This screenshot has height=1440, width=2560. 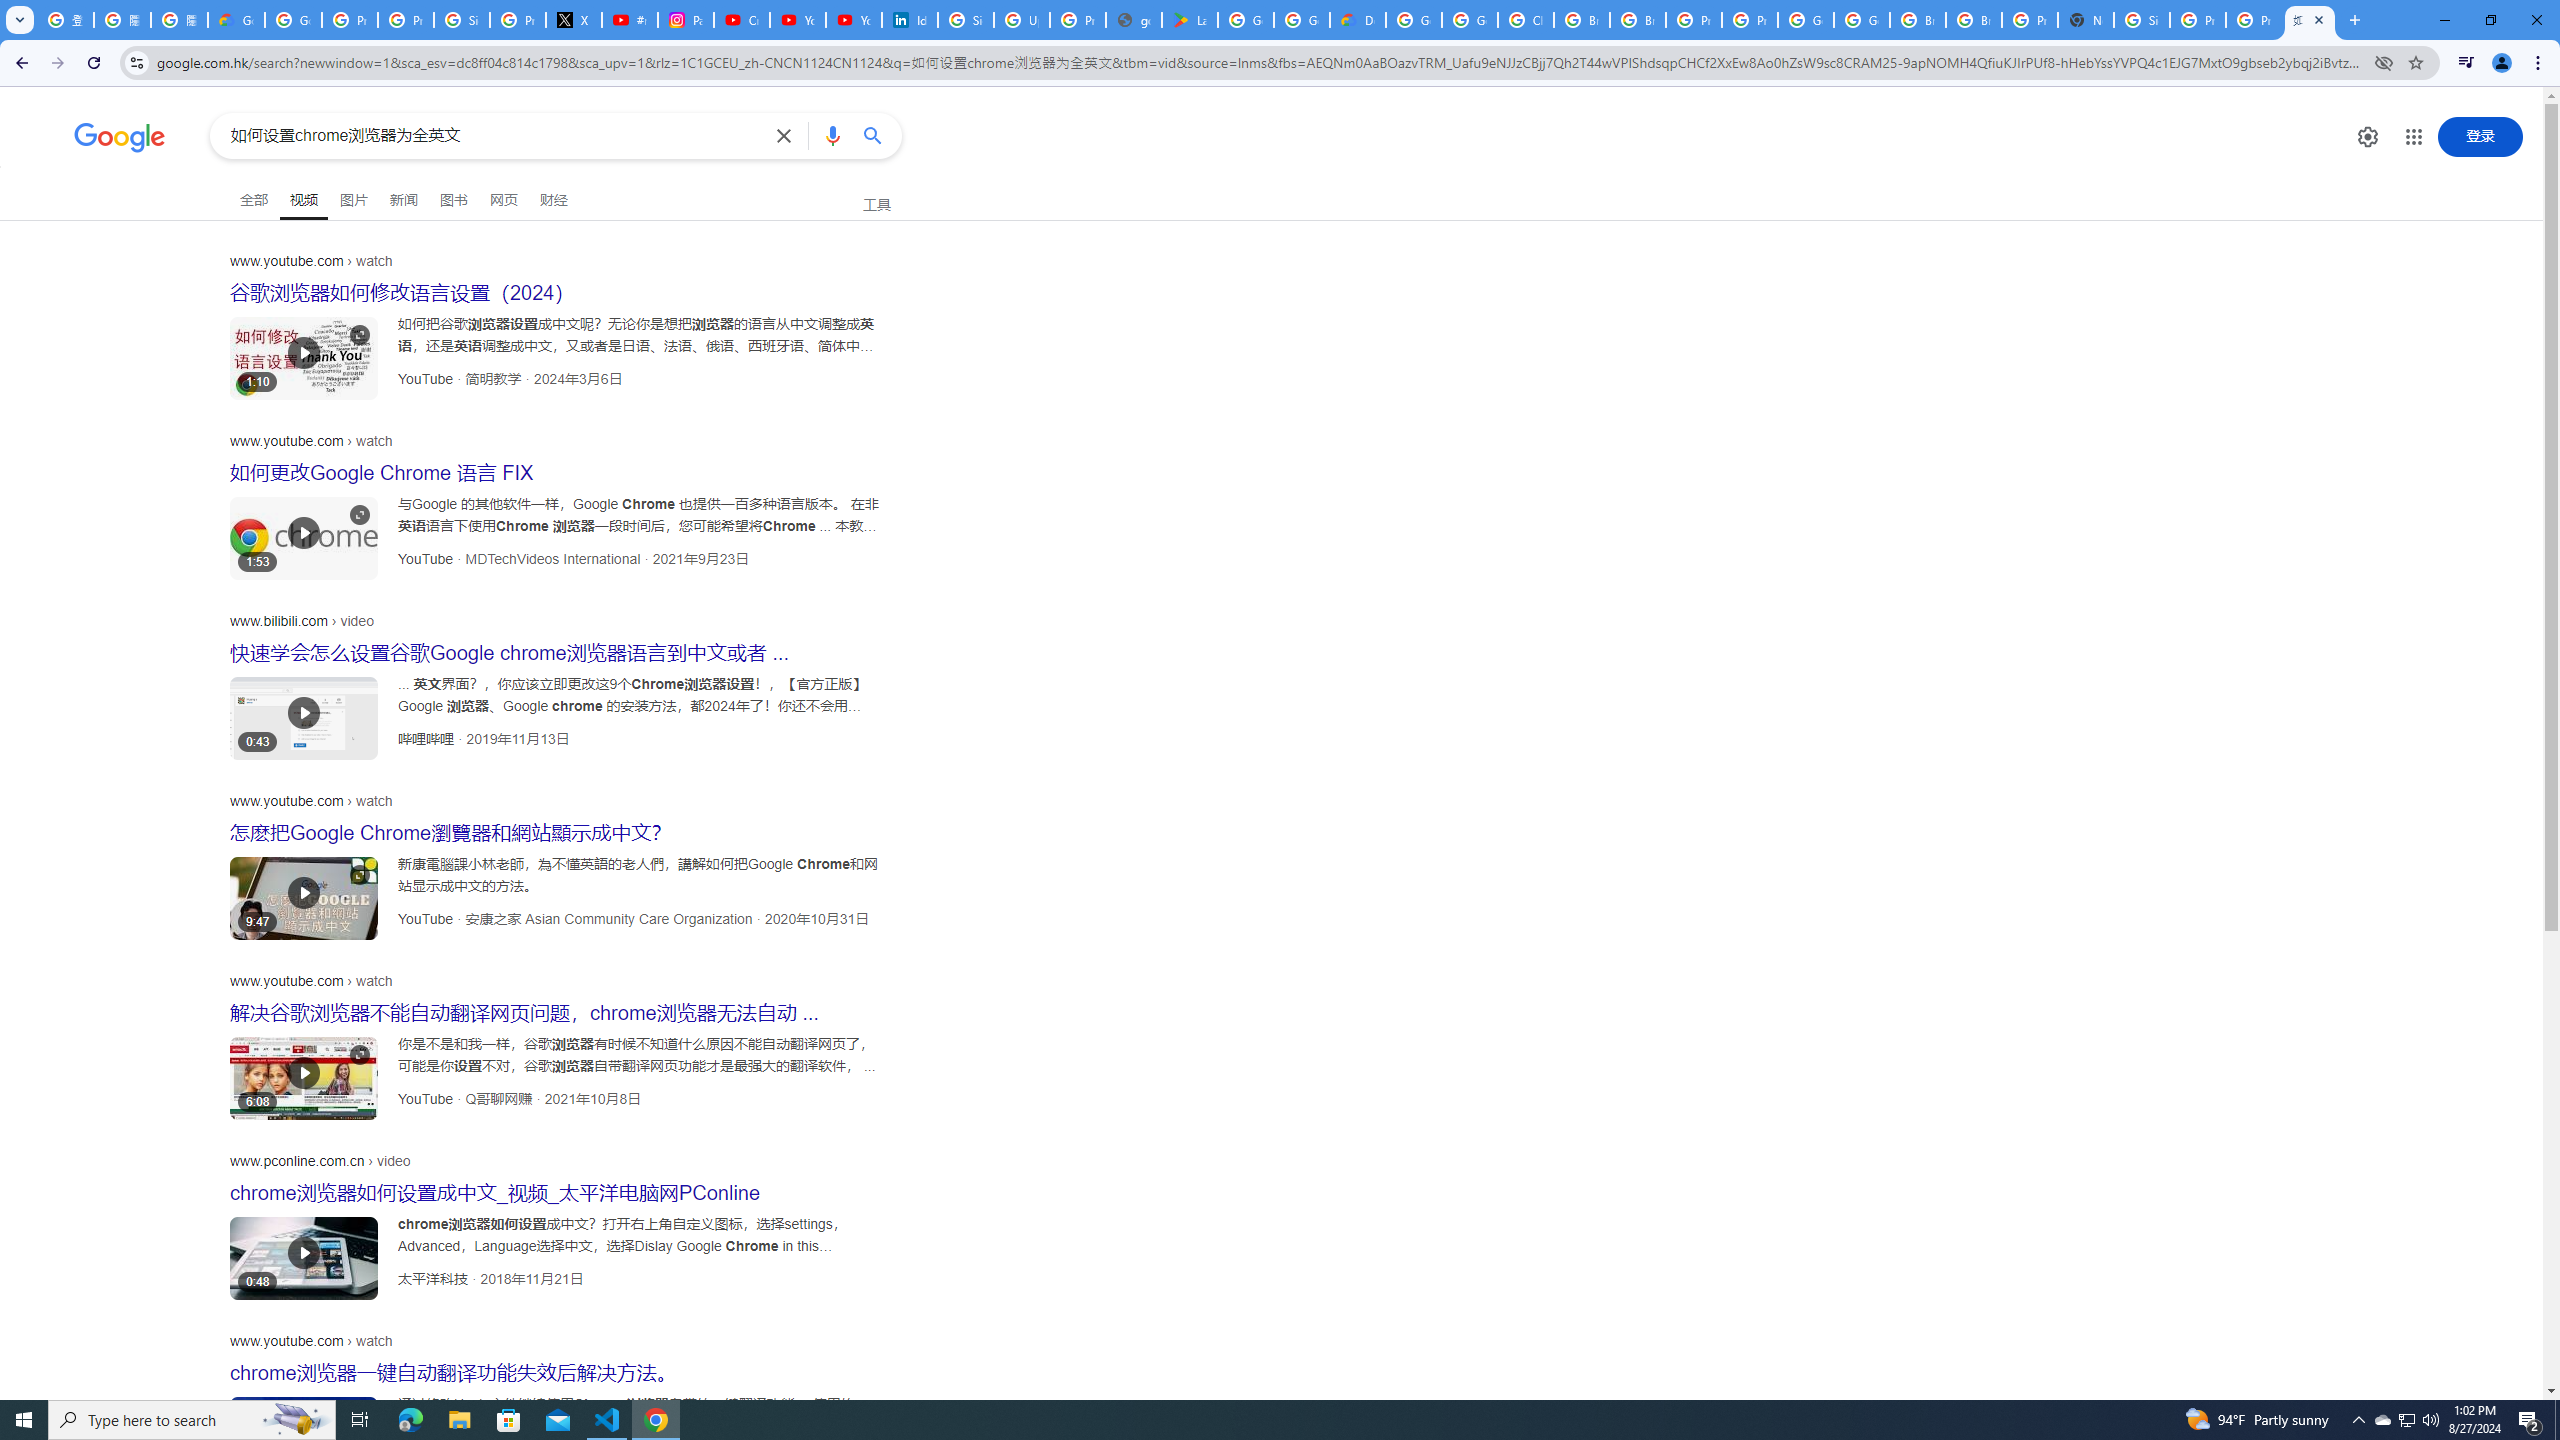 What do you see at coordinates (852, 19) in the screenshot?
I see `'YouTube Culture & Trends - YouTube Top 10, 2021'` at bounding box center [852, 19].